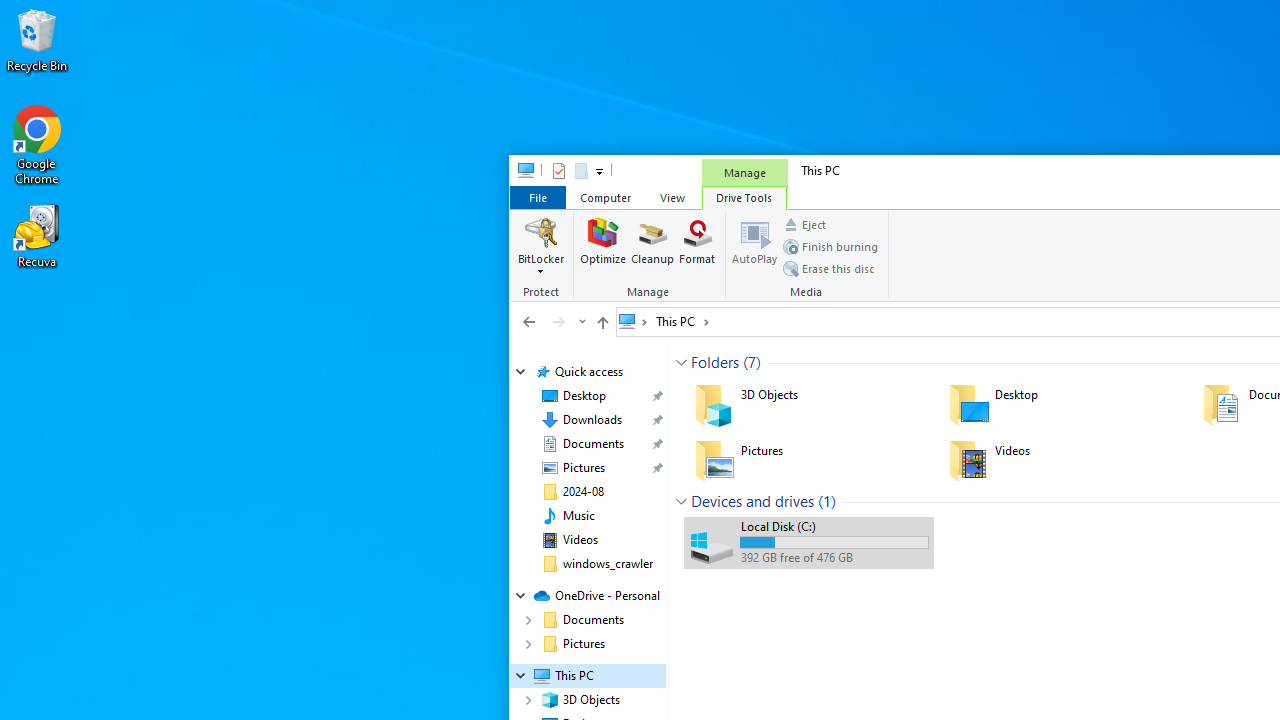 Image resolution: width=1280 pixels, height=720 pixels. I want to click on 'Format', so click(698, 245).